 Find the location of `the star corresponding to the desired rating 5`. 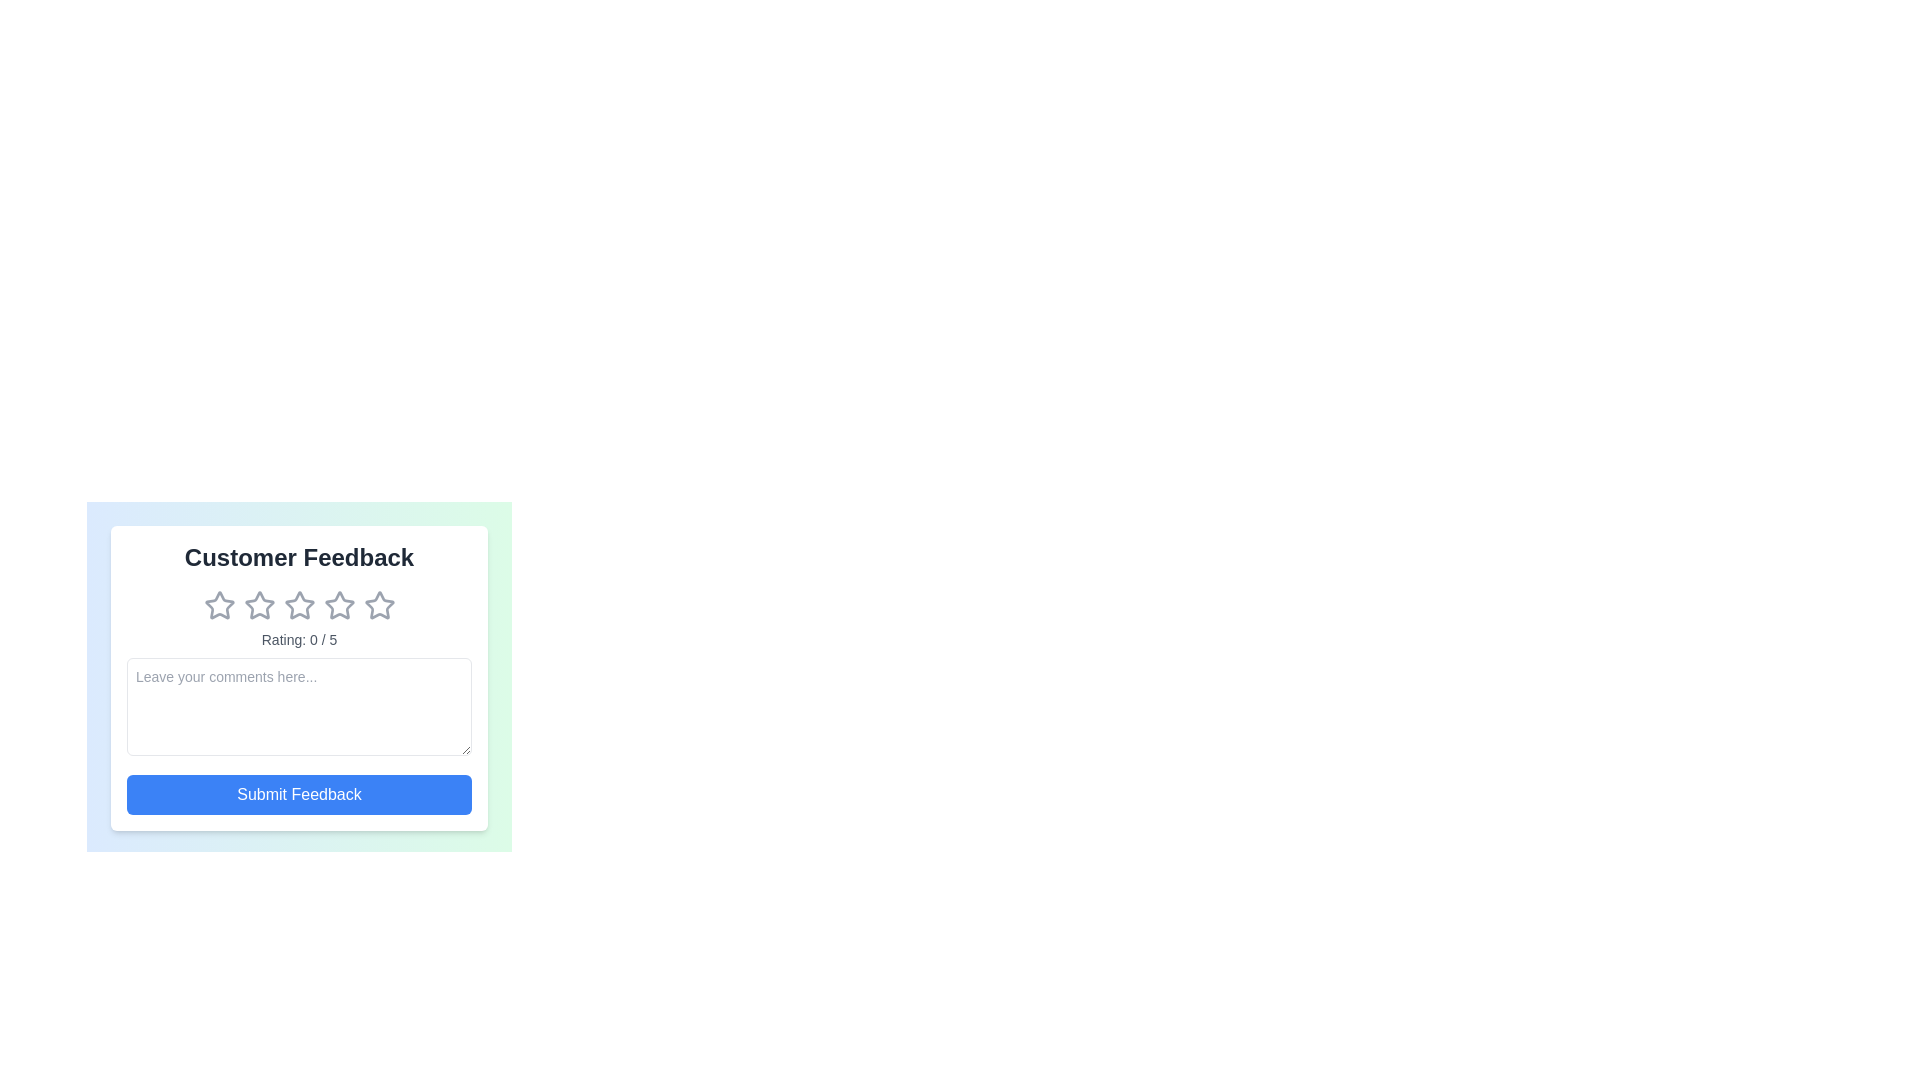

the star corresponding to the desired rating 5 is located at coordinates (379, 604).